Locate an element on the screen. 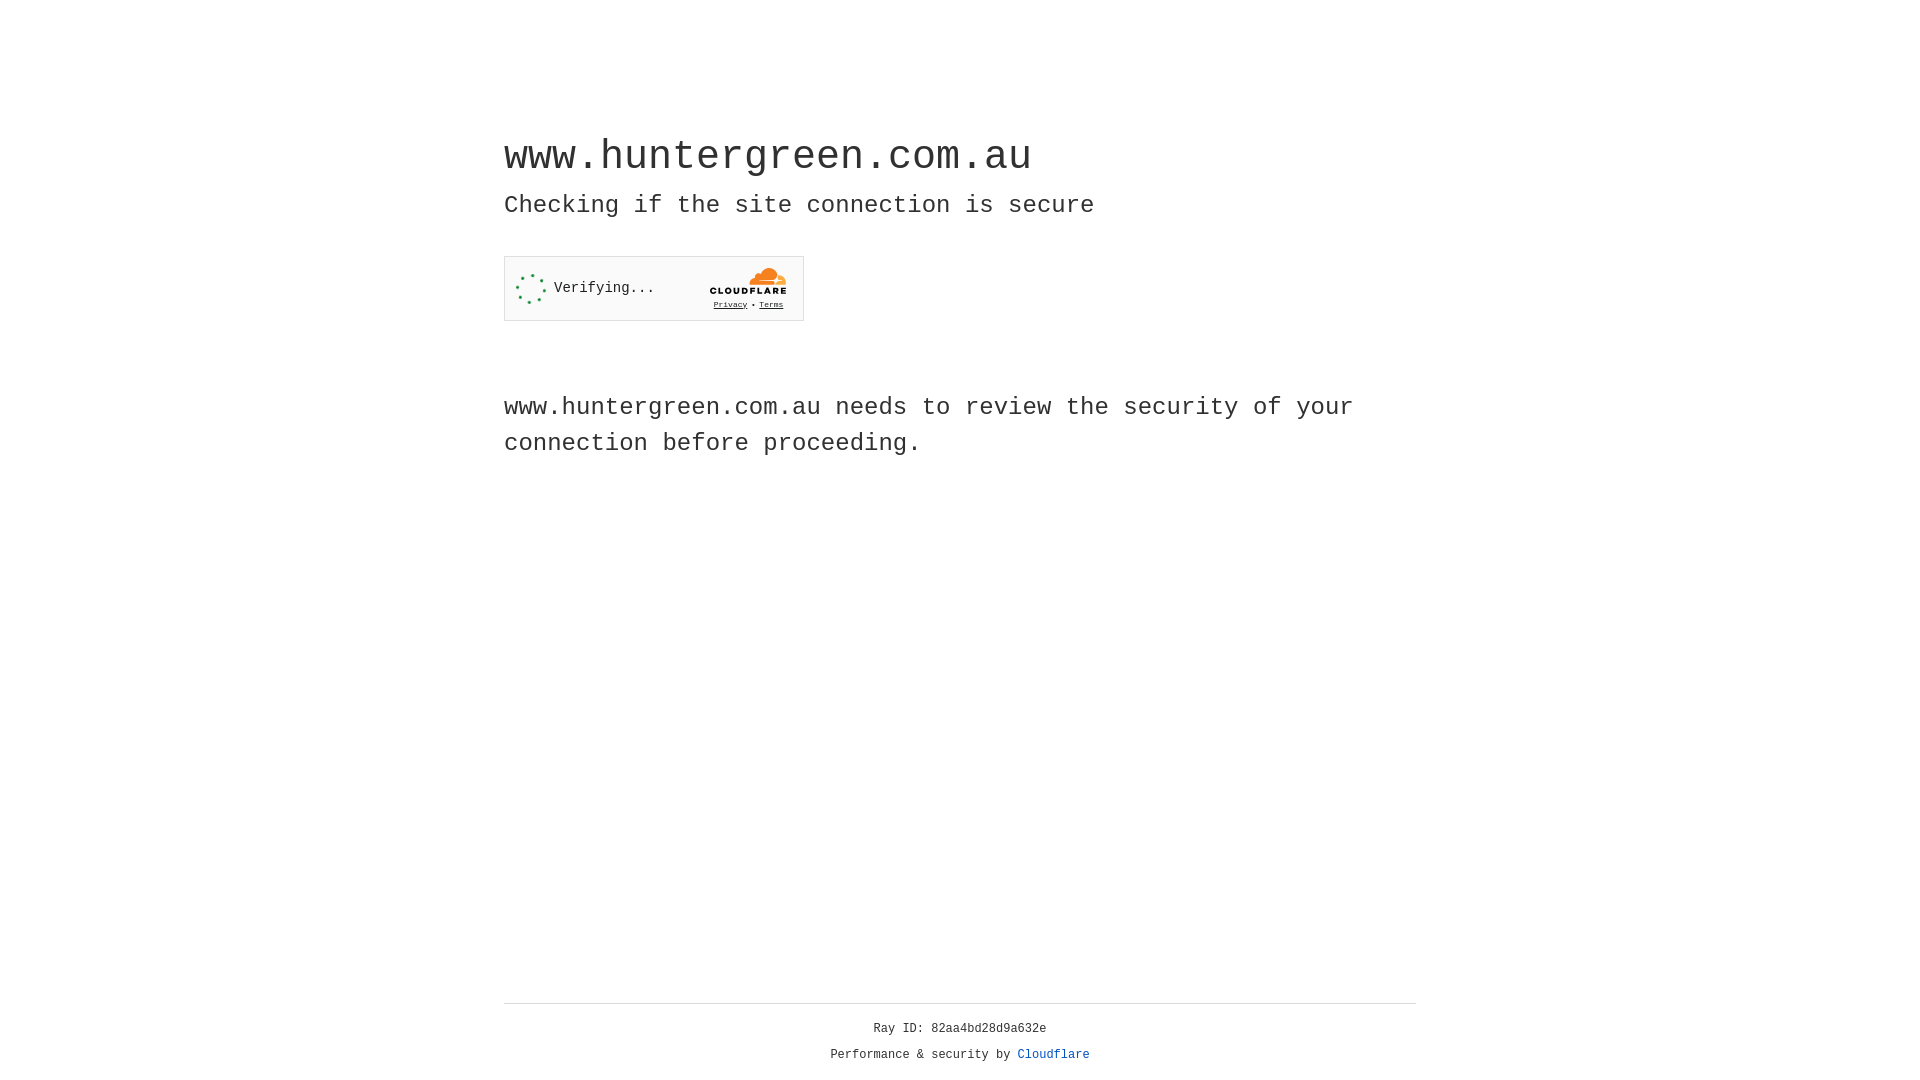  'Widget containing a Cloudflare security challenge' is located at coordinates (653, 288).